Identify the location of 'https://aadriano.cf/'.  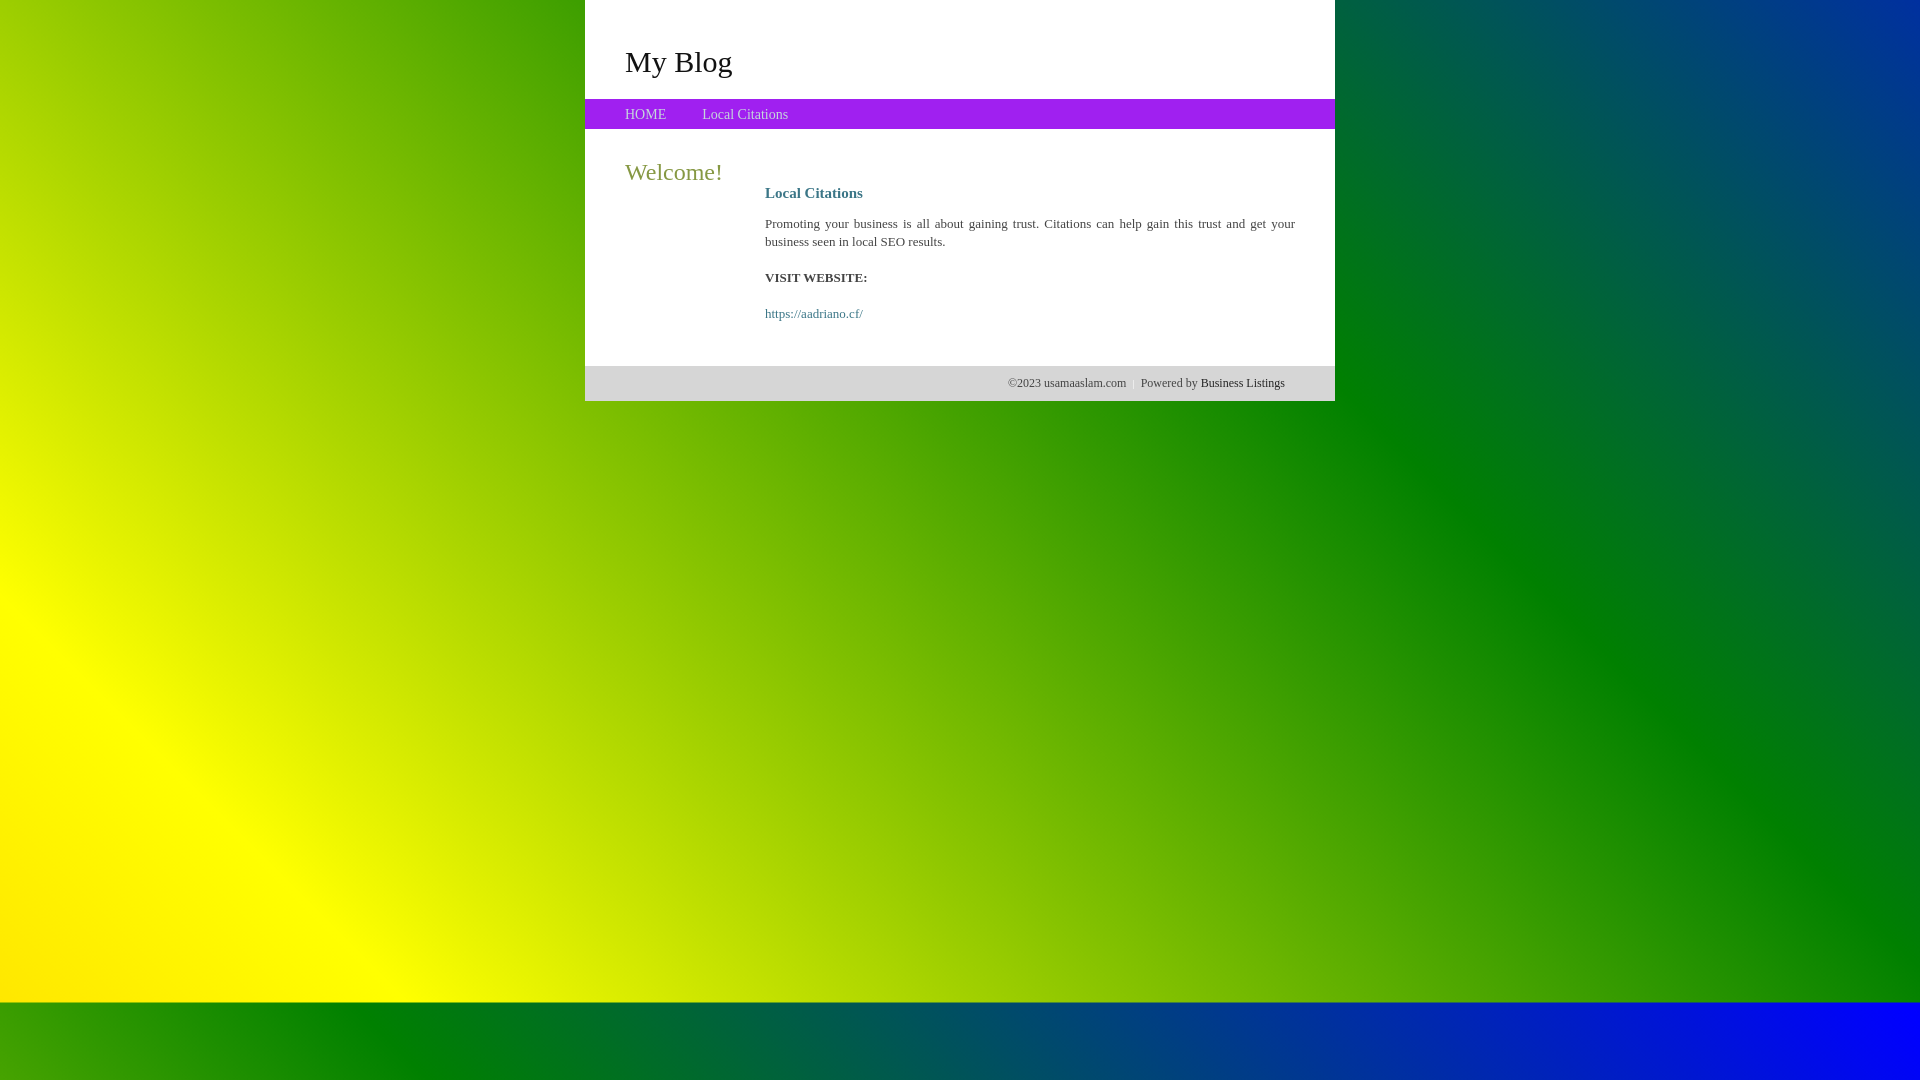
(763, 313).